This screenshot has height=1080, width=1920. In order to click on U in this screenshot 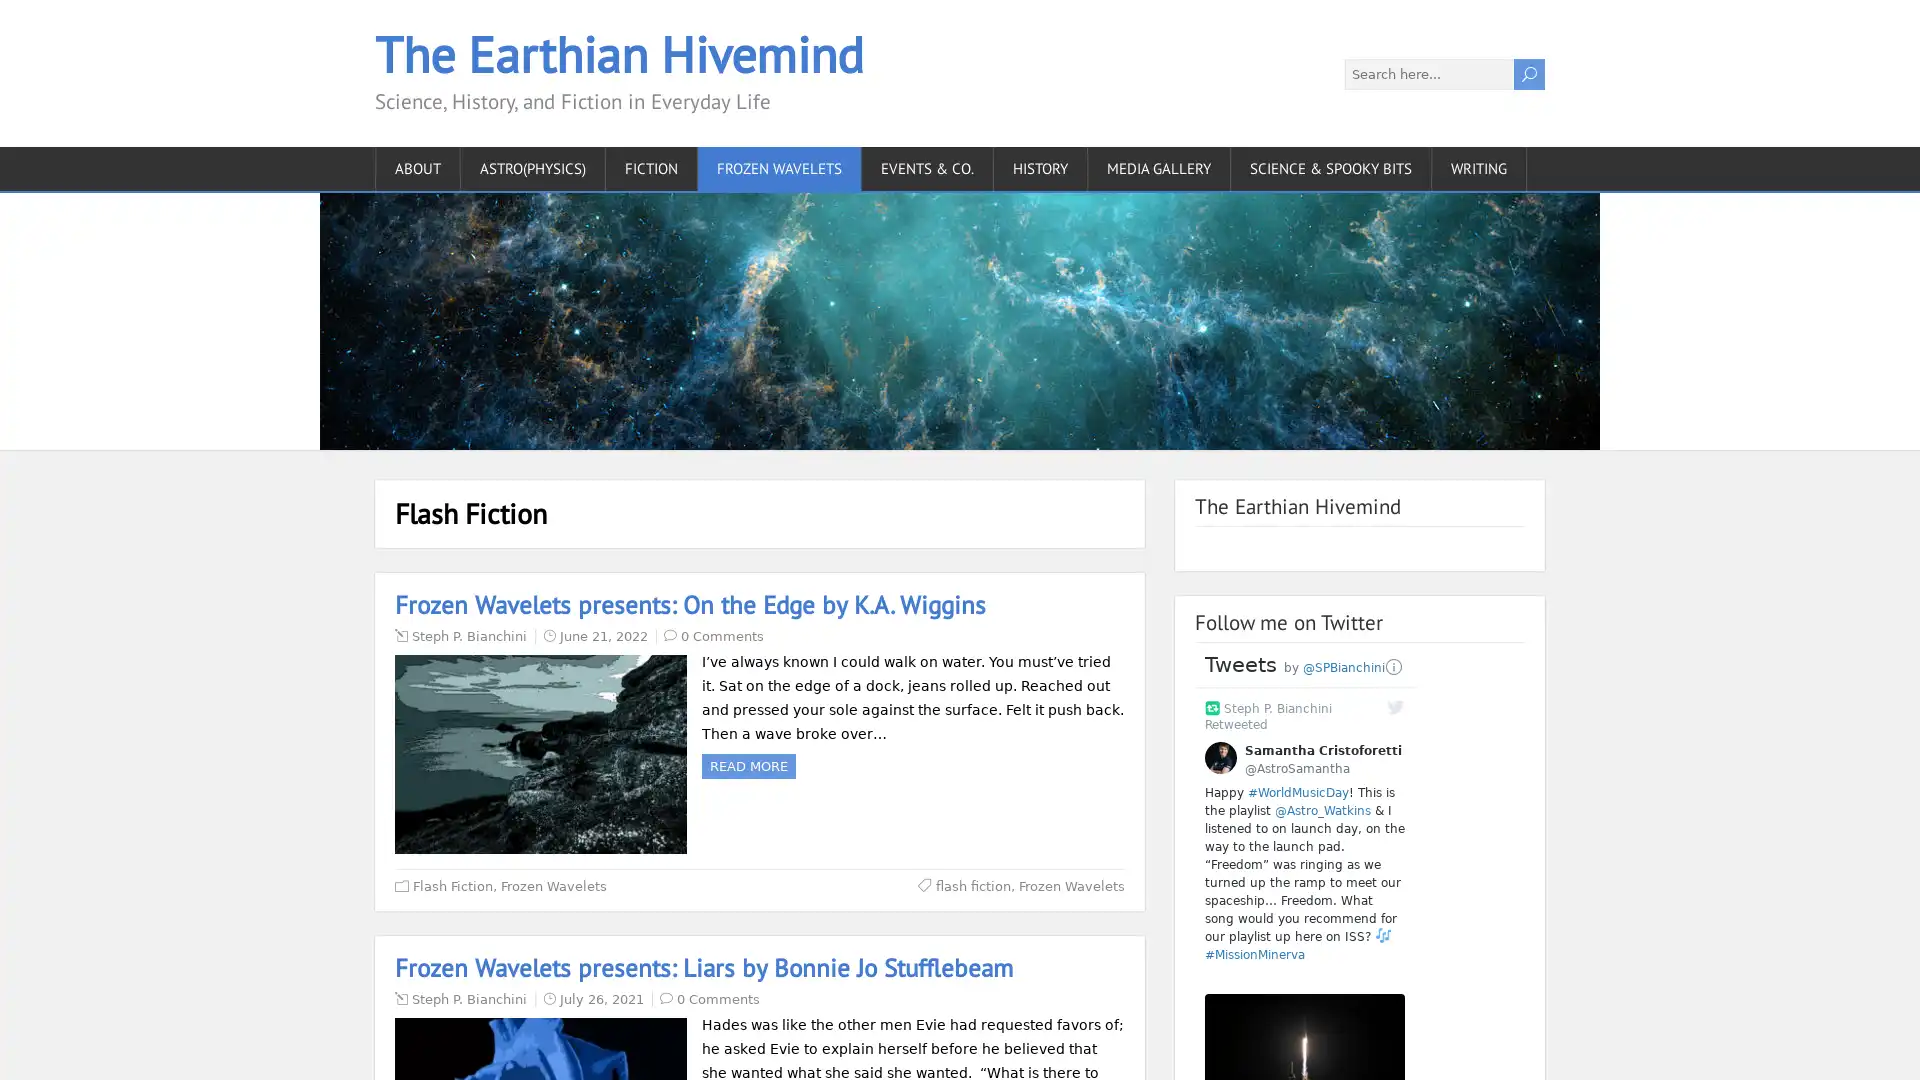, I will do `click(1528, 72)`.